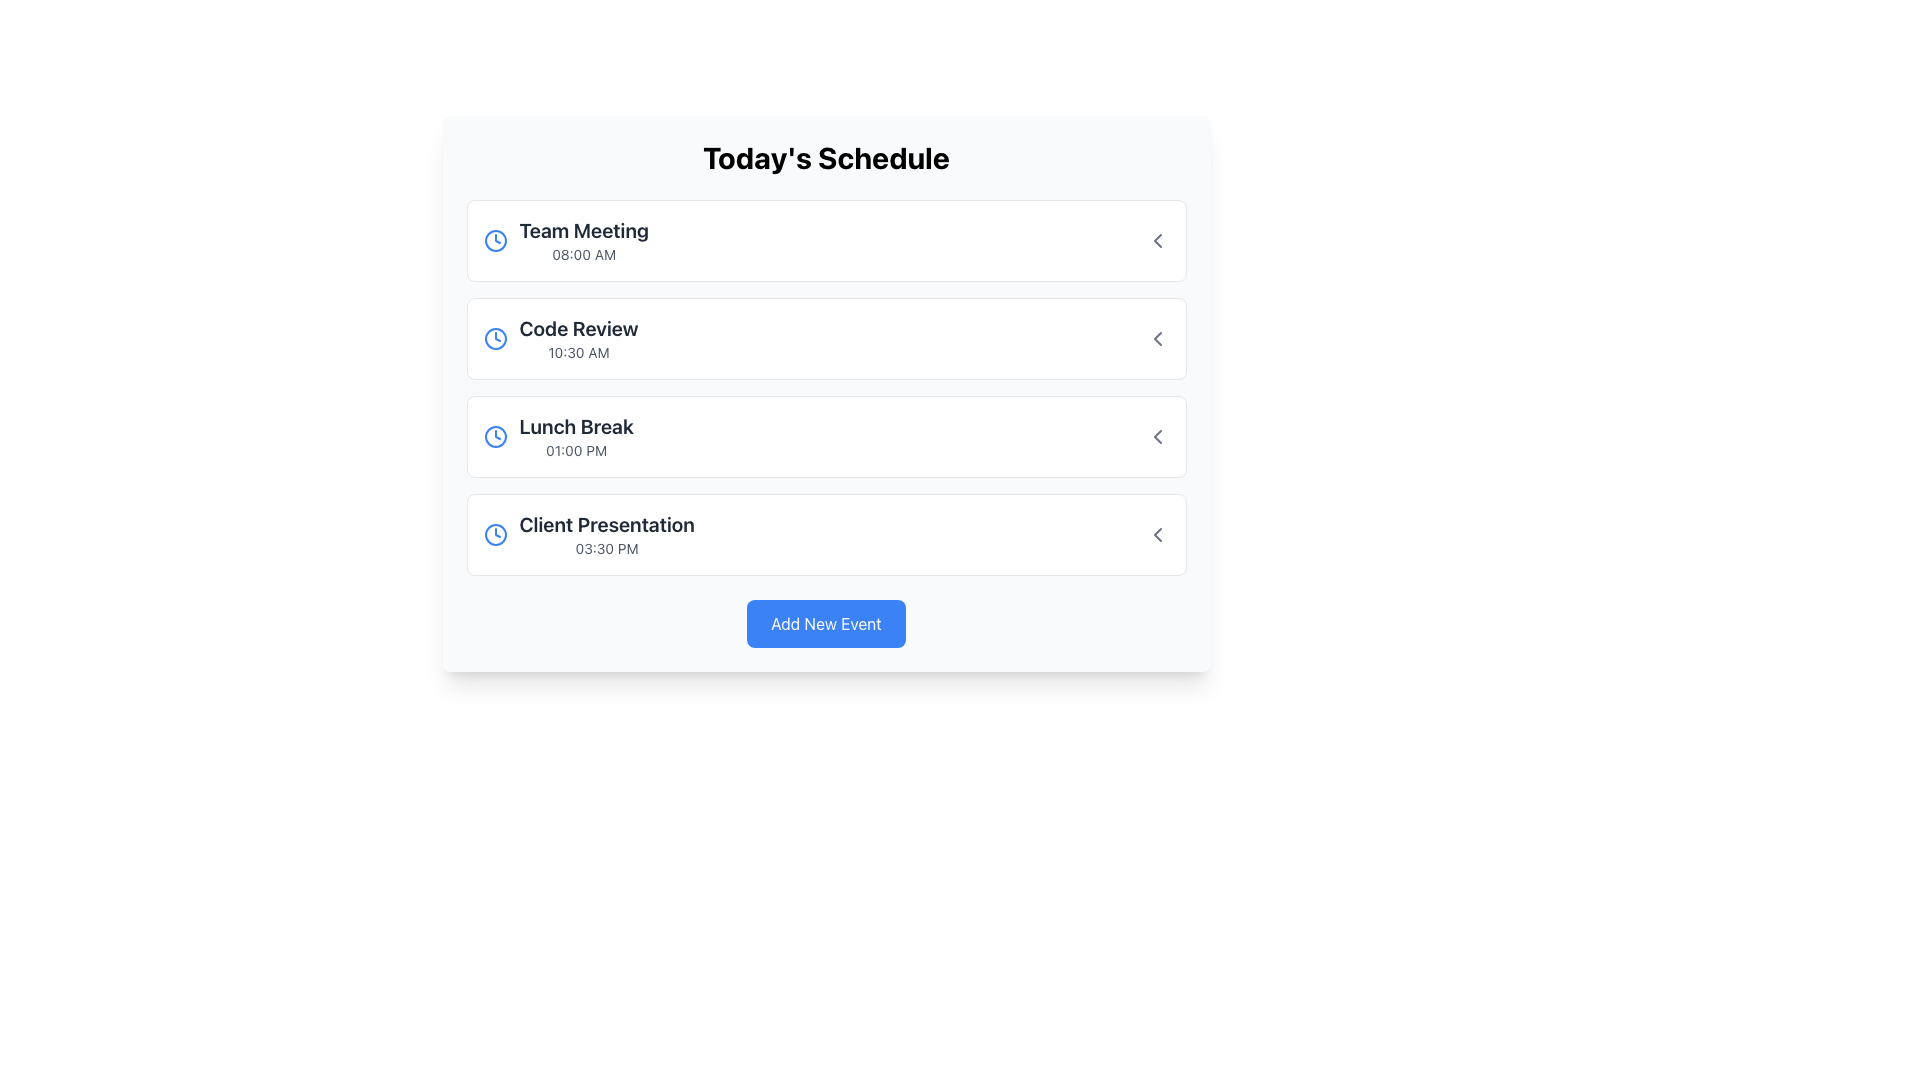  I want to click on the second event summary entry in the list, so click(826, 338).